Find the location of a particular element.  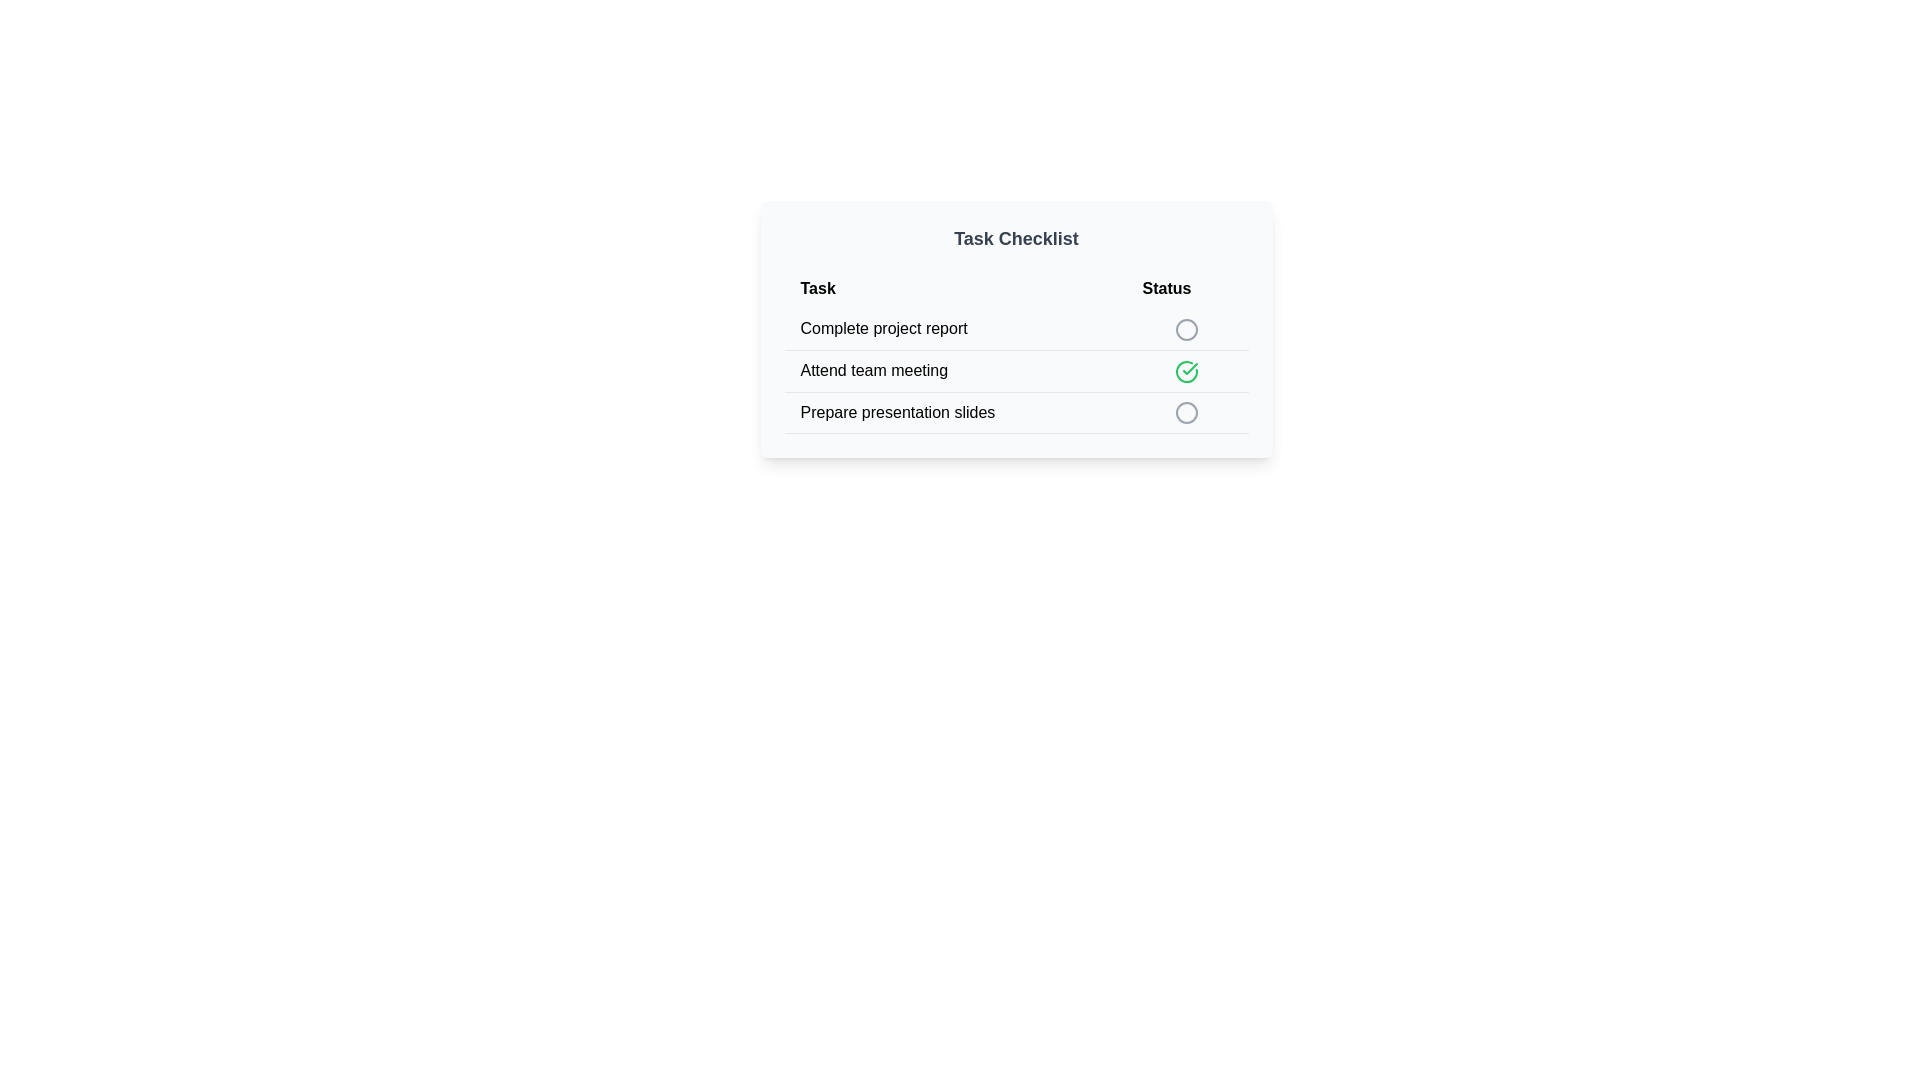

the Completion indicator icon that visually indicates the completion status of the task 'Attend team meeting' in the task checklist table is located at coordinates (1187, 371).